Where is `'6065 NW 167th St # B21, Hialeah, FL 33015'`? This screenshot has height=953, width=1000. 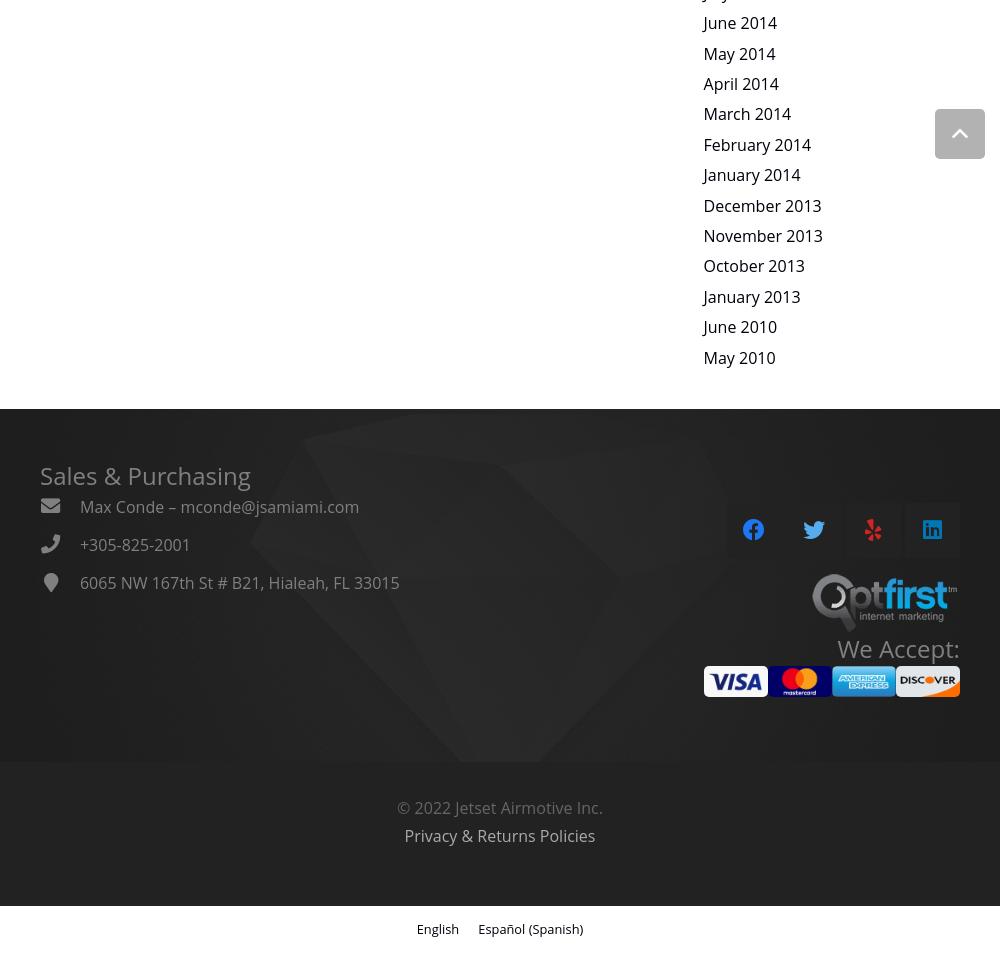 '6065 NW 167th St # B21, Hialeah, FL 33015' is located at coordinates (238, 581).